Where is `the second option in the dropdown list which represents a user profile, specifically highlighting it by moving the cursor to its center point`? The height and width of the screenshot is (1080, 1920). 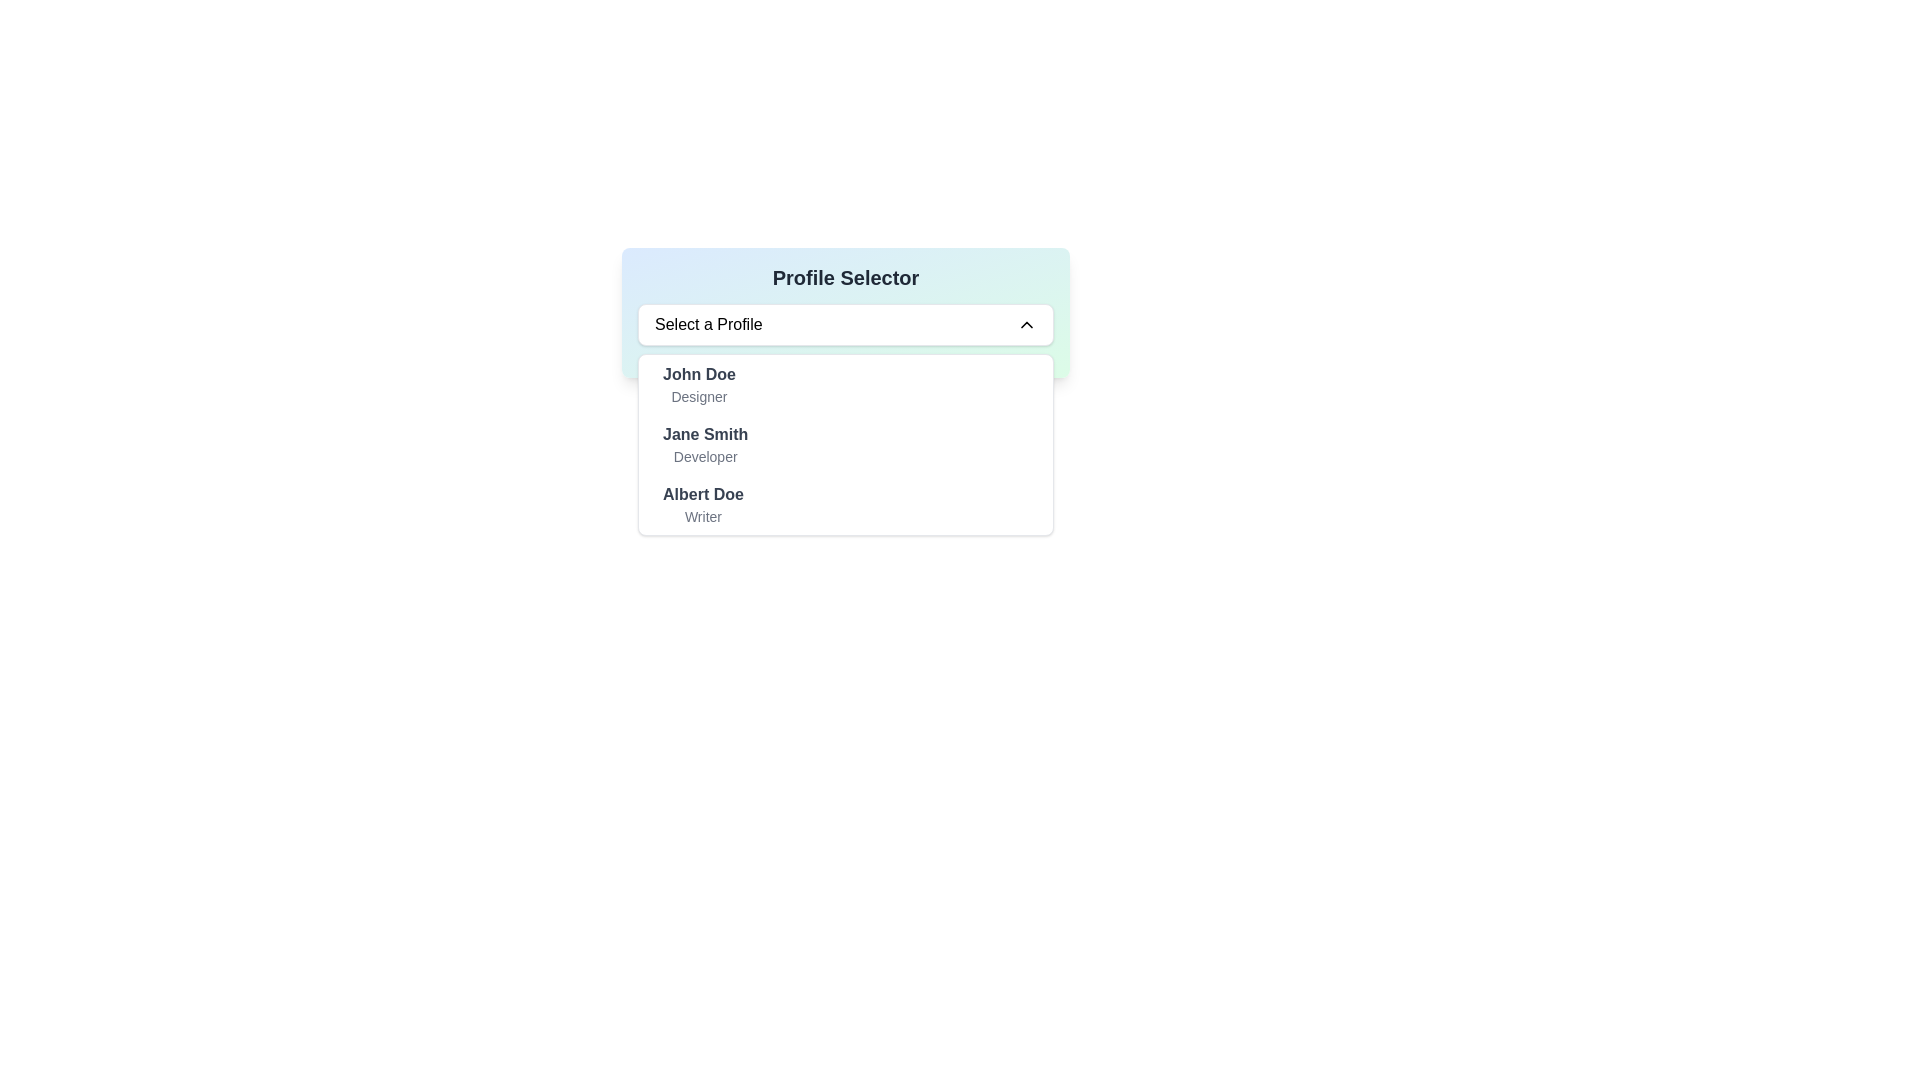 the second option in the dropdown list which represents a user profile, specifically highlighting it by moving the cursor to its center point is located at coordinates (845, 443).